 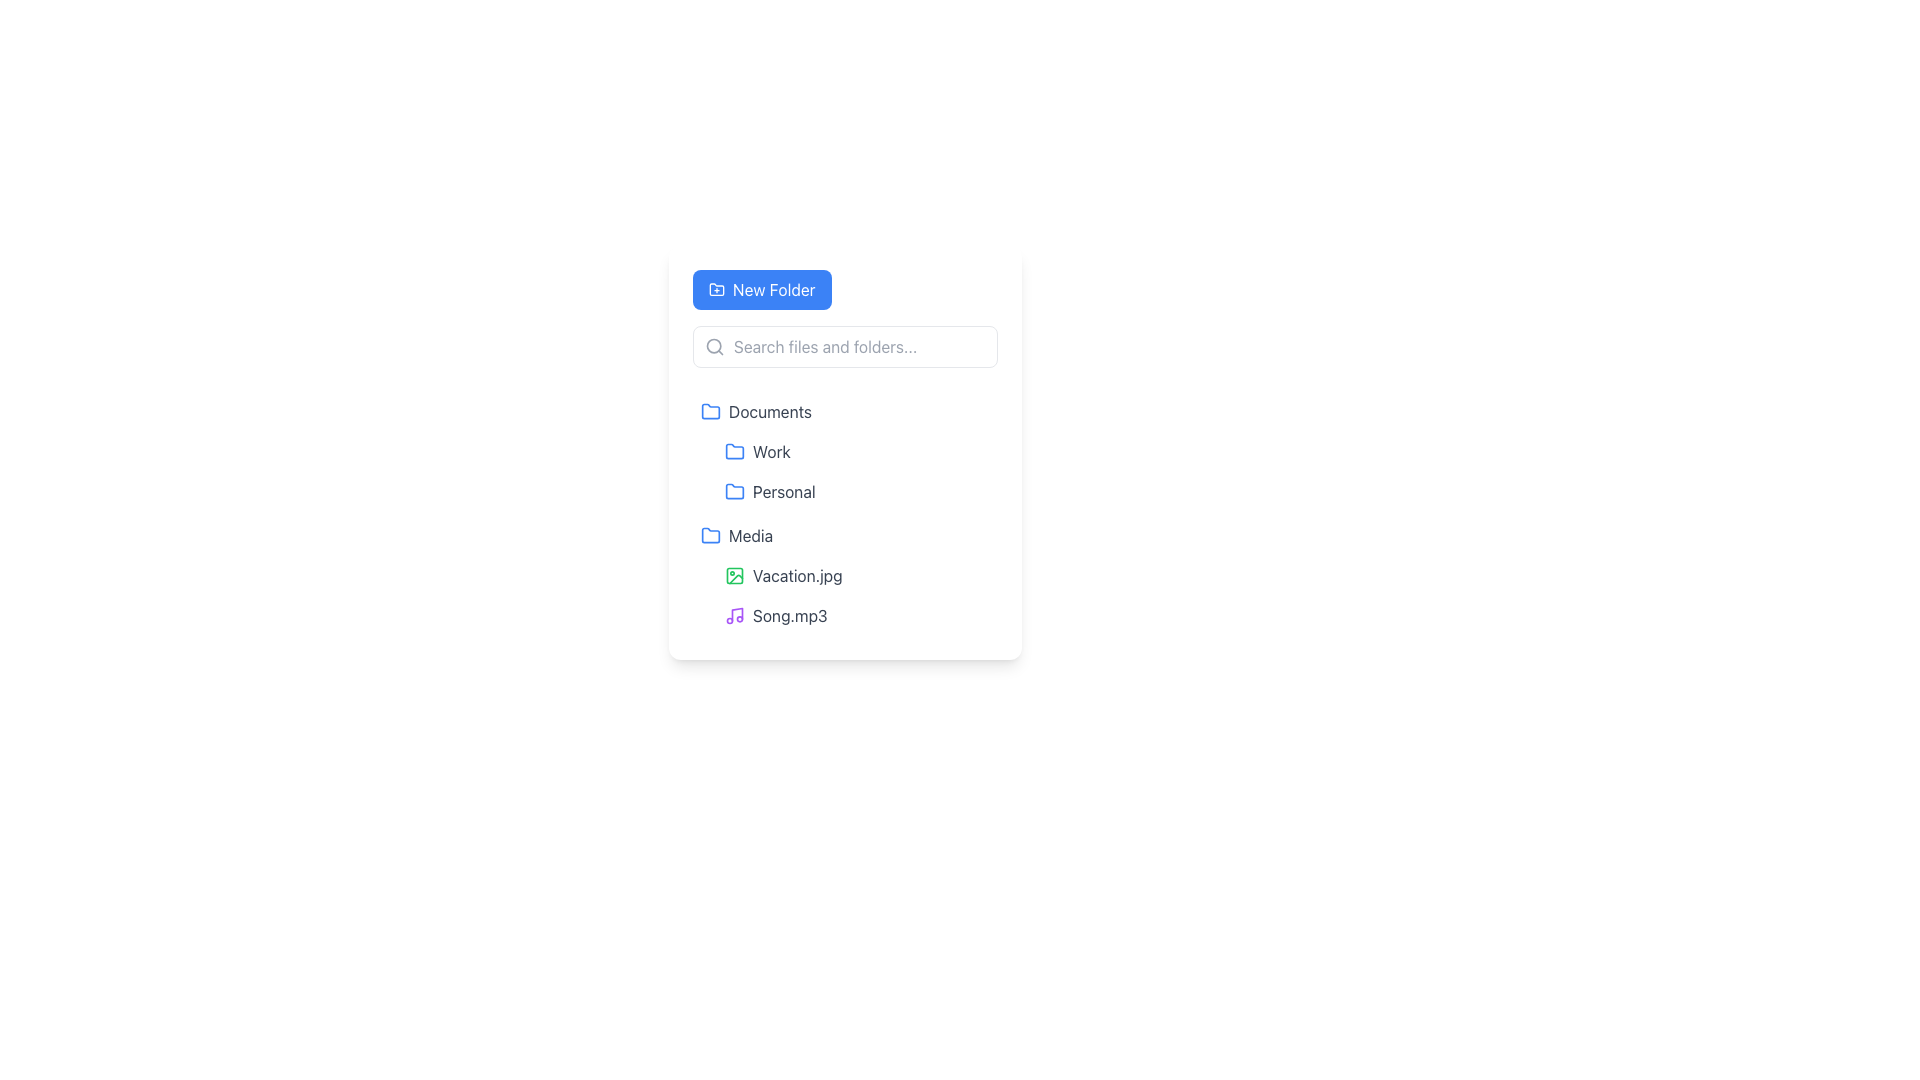 What do you see at coordinates (796, 575) in the screenshot?
I see `on the text label 'Vacation.jpg' which is styled in gray and is located beside the green icon in the Media folder` at bounding box center [796, 575].